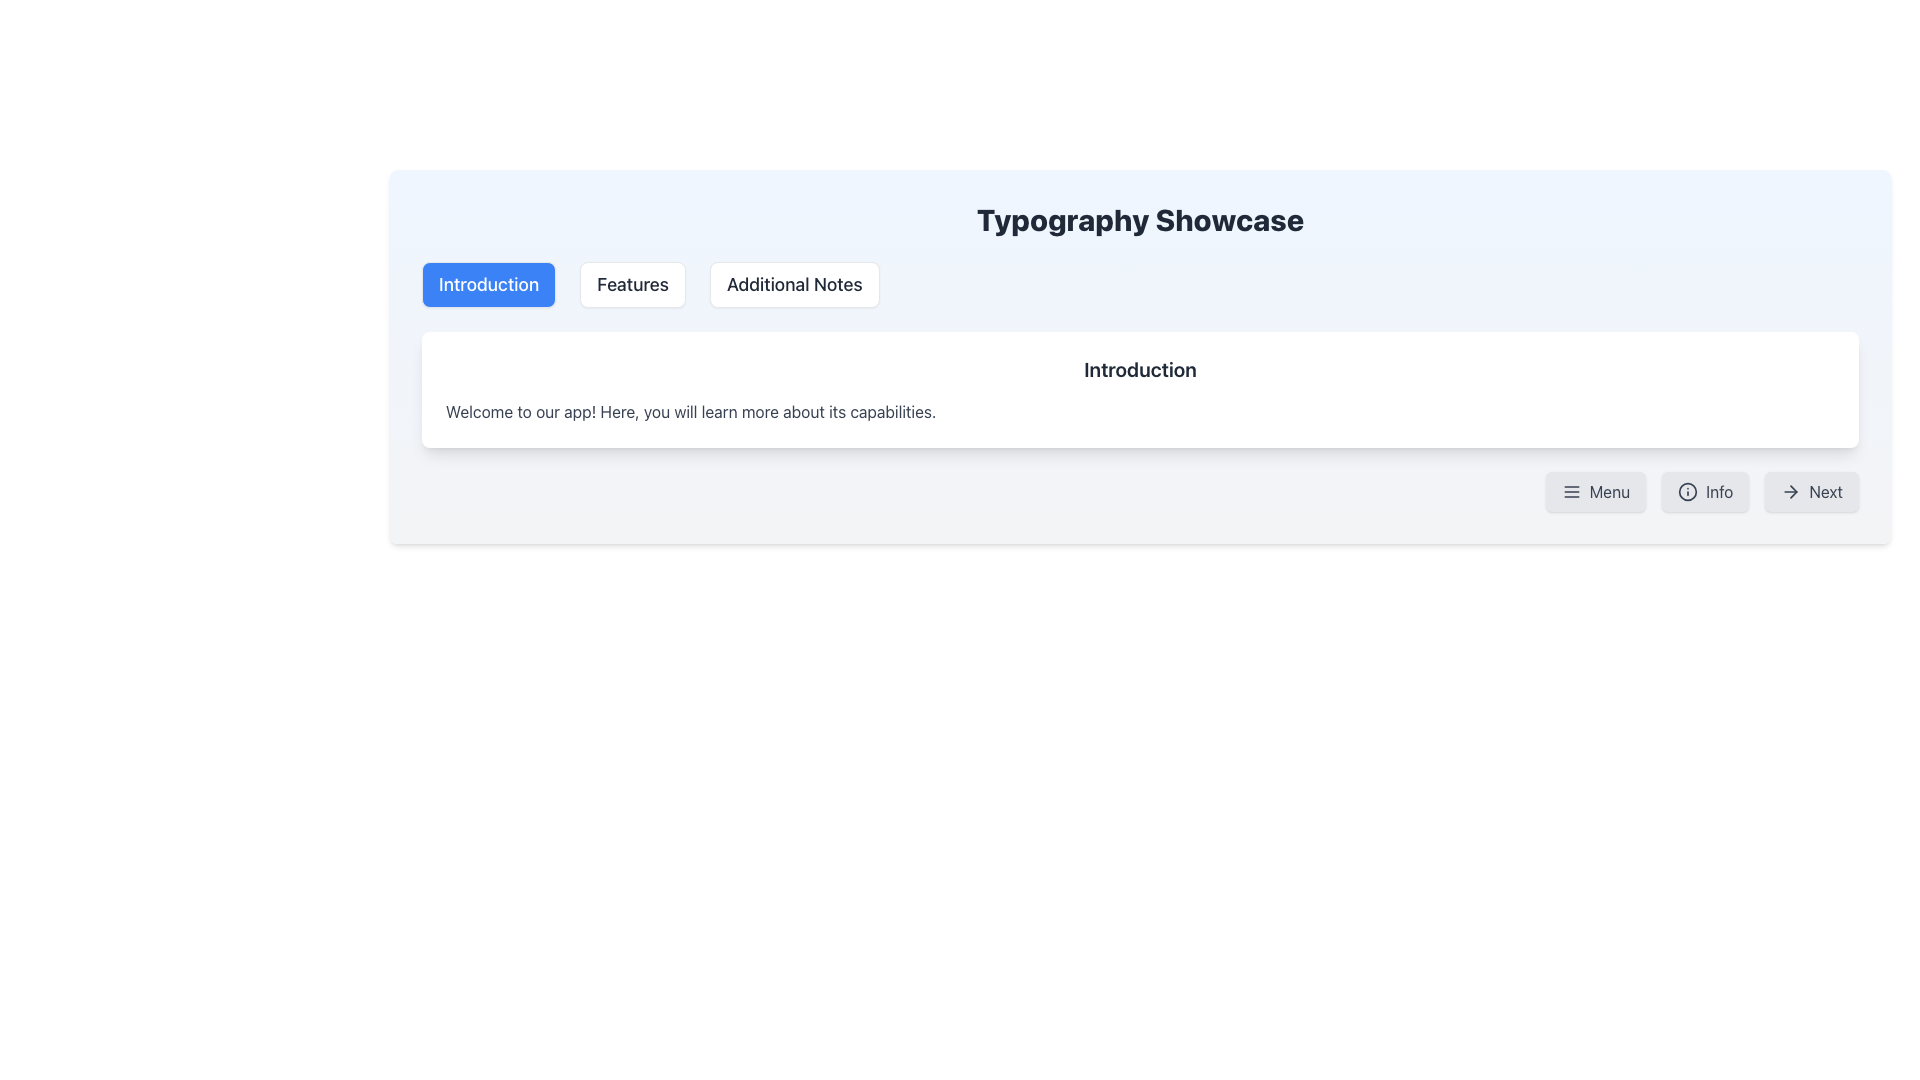 Image resolution: width=1920 pixels, height=1080 pixels. Describe the element at coordinates (1812, 492) in the screenshot. I see `the rightmost button in the horizontal row at the bottom right corner of the interface` at that location.